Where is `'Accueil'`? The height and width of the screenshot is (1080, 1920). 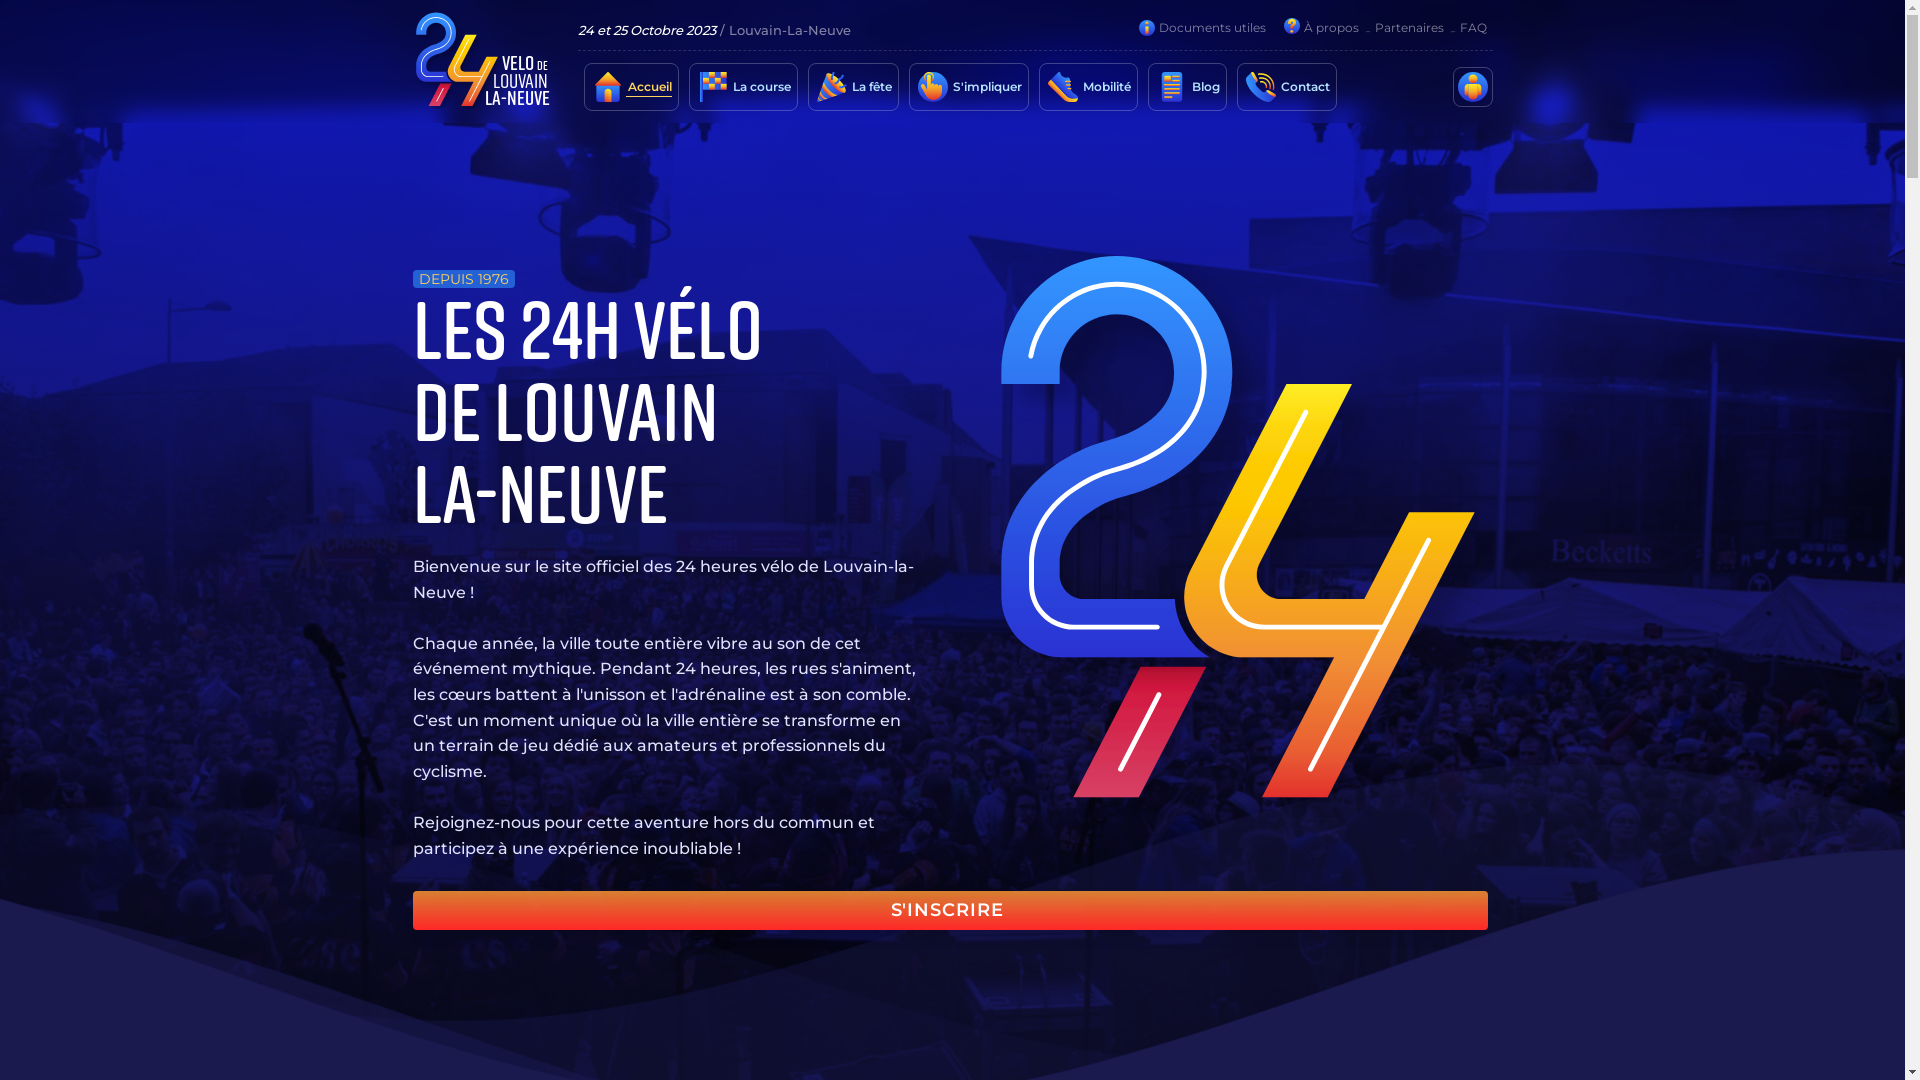 'Accueil' is located at coordinates (648, 86).